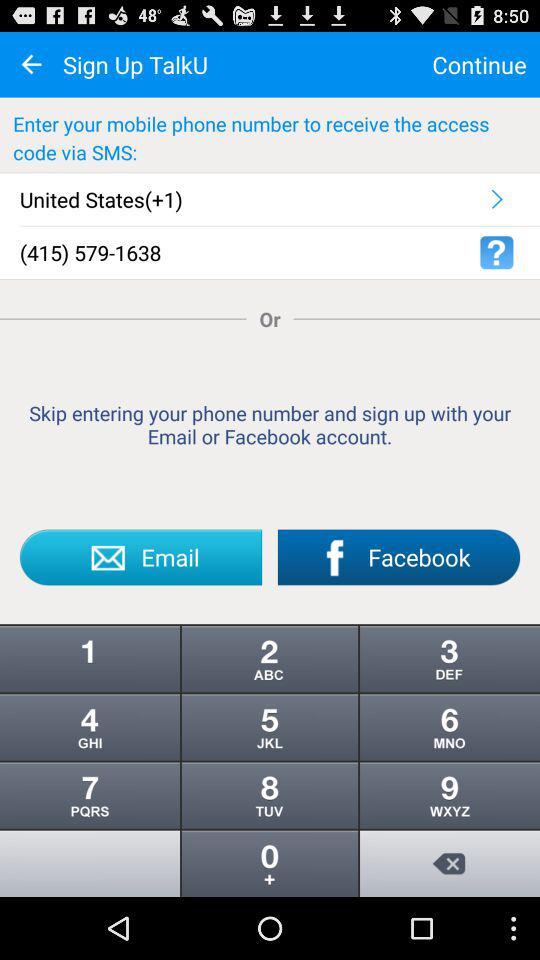 This screenshot has height=960, width=540. Describe the element at coordinates (270, 850) in the screenshot. I see `the more icon` at that location.